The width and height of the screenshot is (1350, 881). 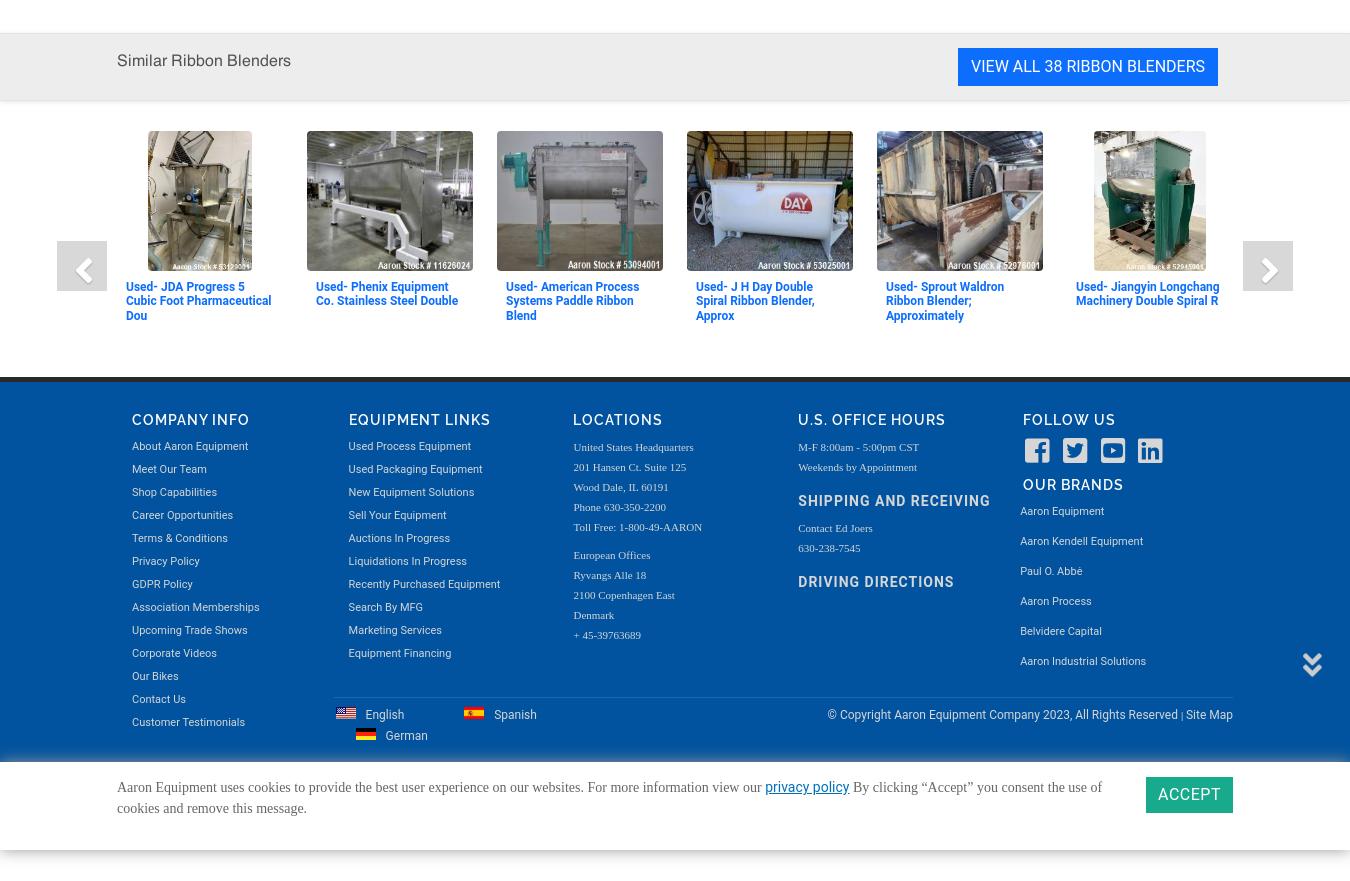 What do you see at coordinates (1082, 48) in the screenshot?
I see `'Aaron Industrial Solutions'` at bounding box center [1082, 48].